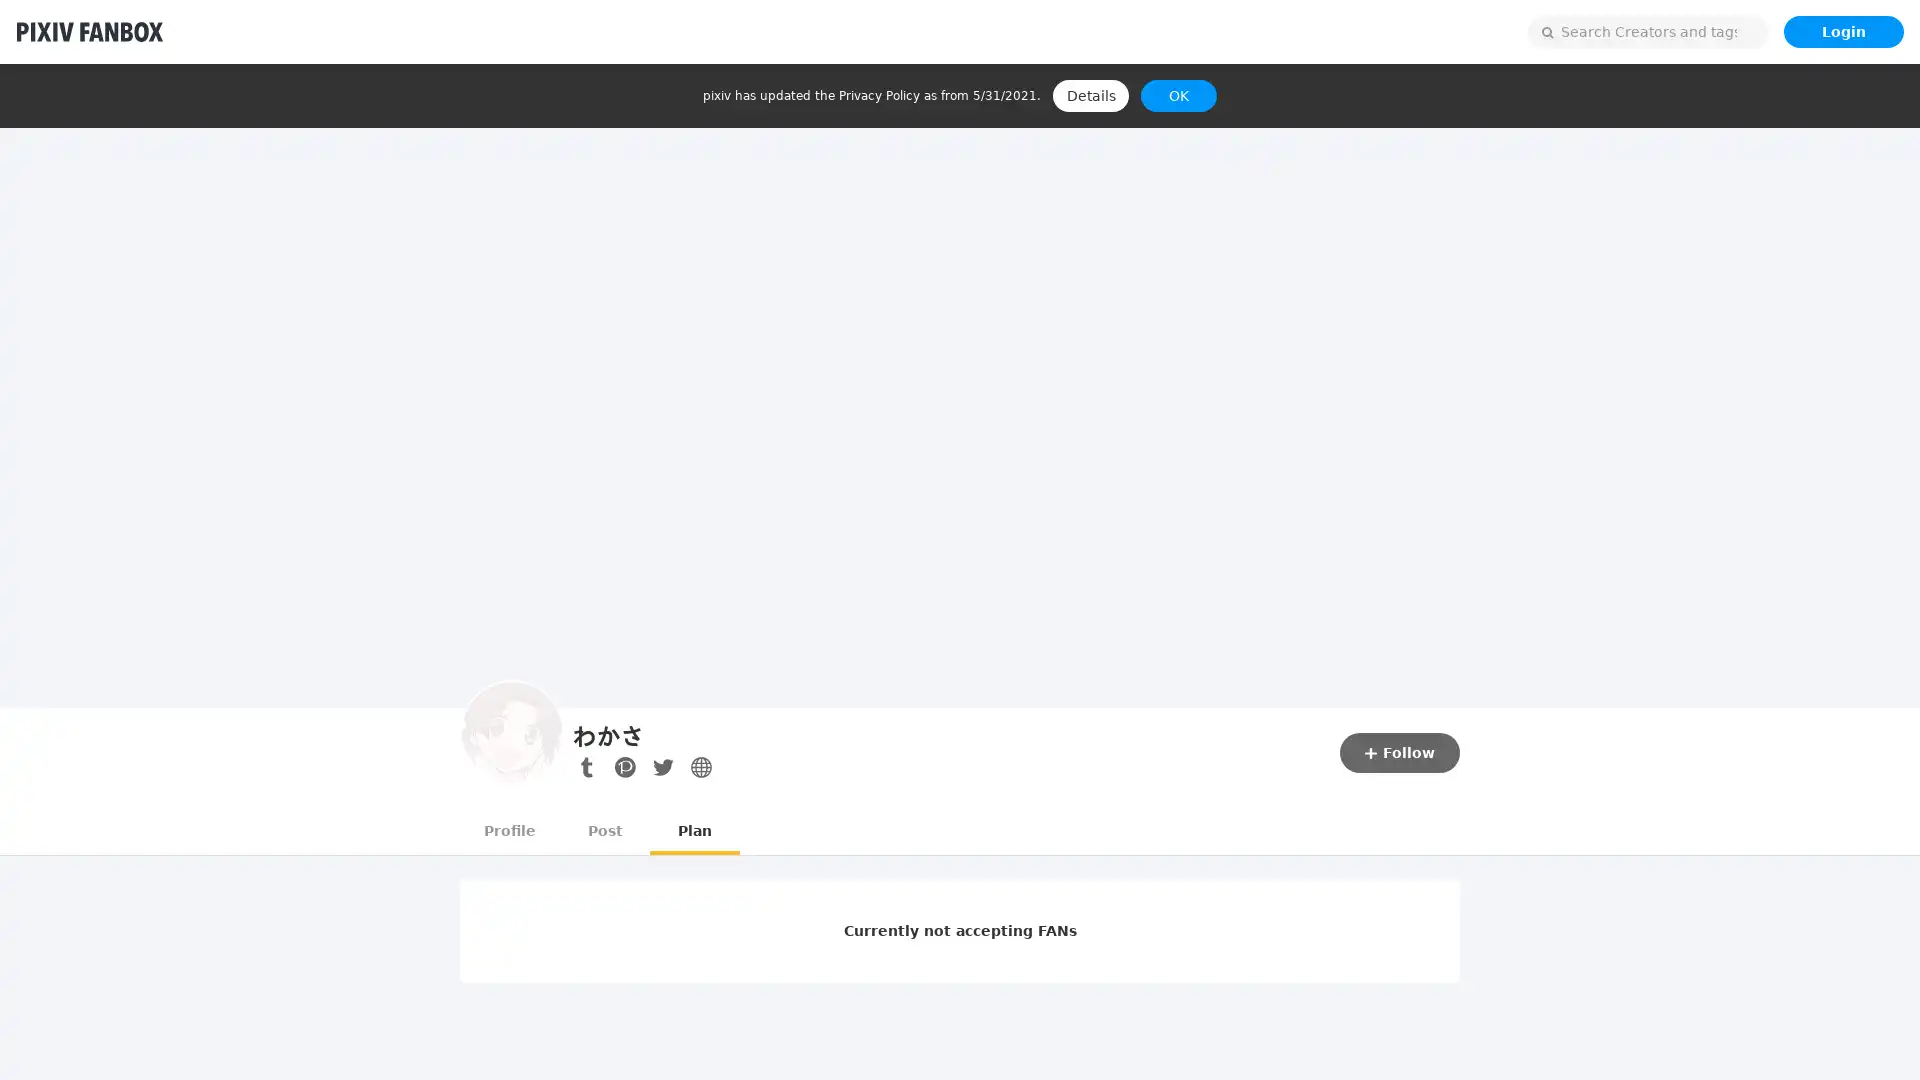  What do you see at coordinates (1179, 96) in the screenshot?
I see `OK` at bounding box center [1179, 96].